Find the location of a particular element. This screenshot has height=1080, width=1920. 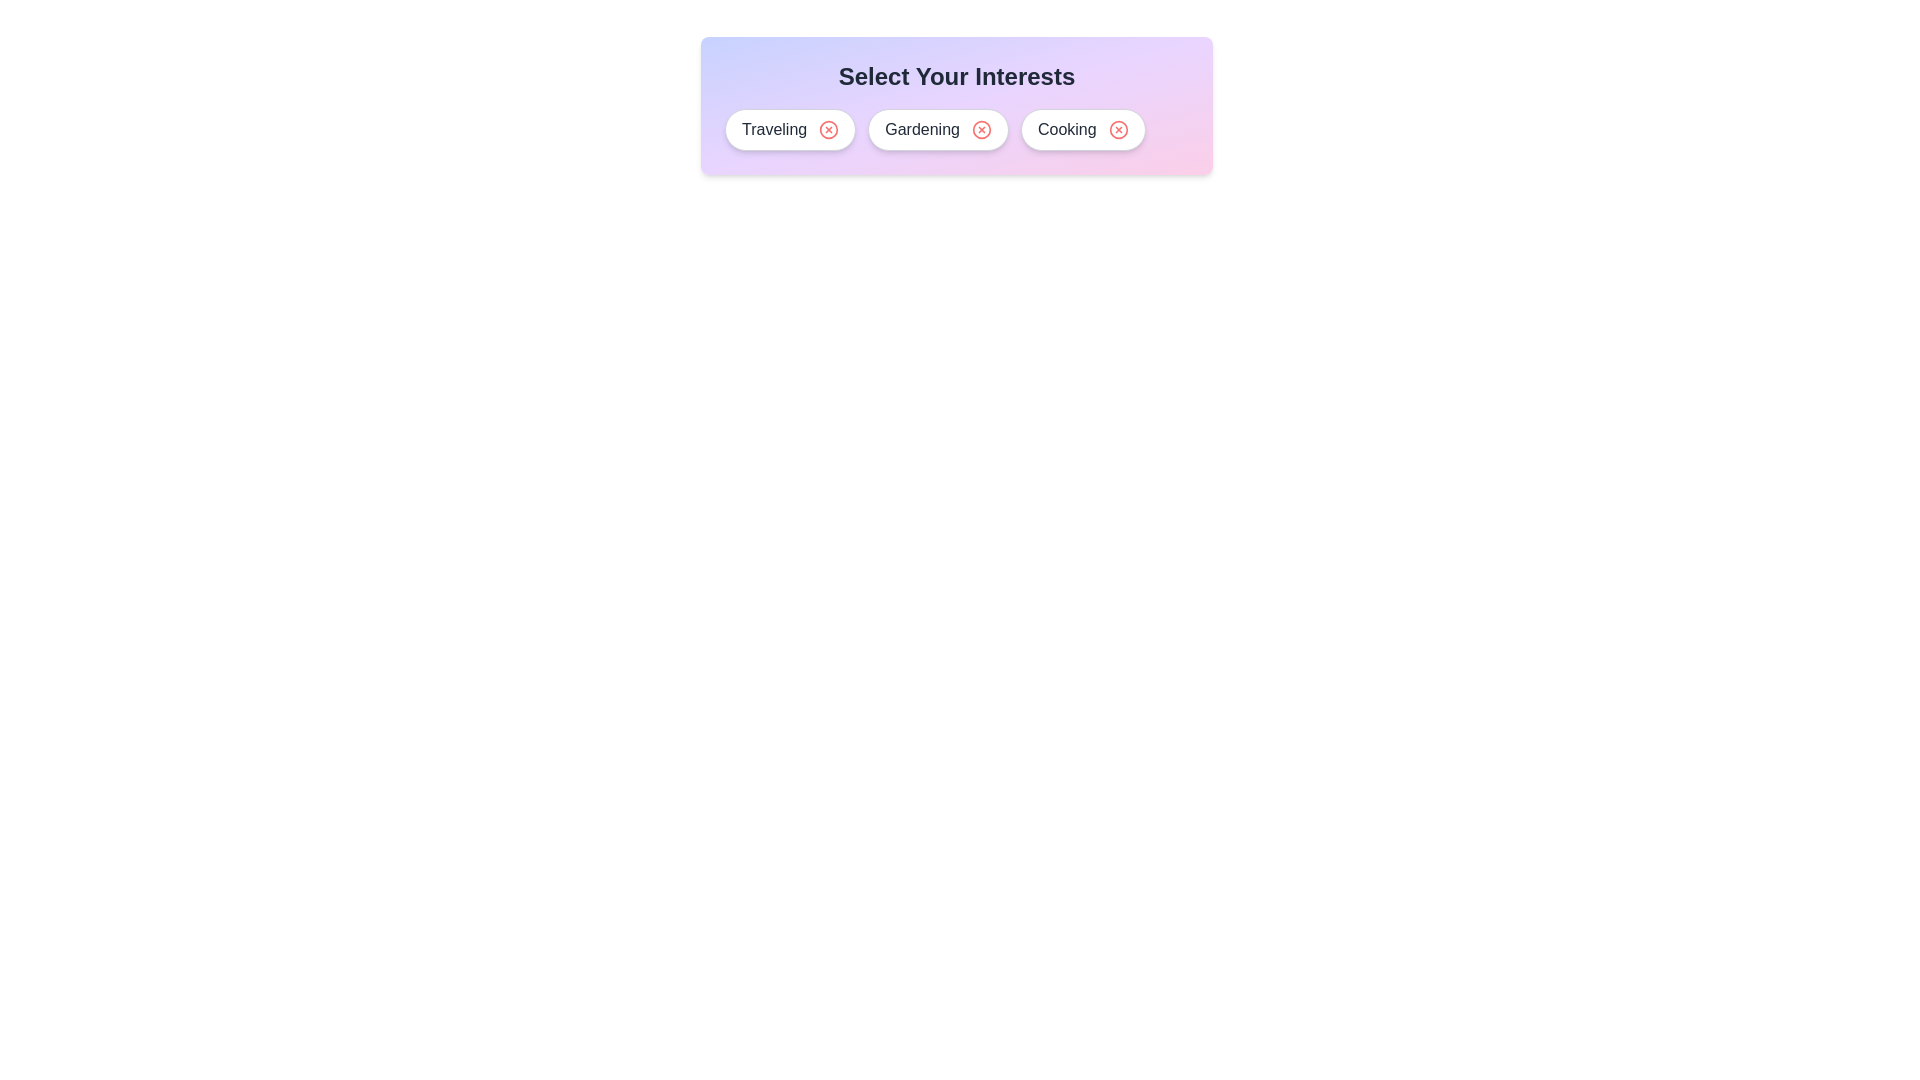

the delete button for the interest labeled Traveling is located at coordinates (829, 130).